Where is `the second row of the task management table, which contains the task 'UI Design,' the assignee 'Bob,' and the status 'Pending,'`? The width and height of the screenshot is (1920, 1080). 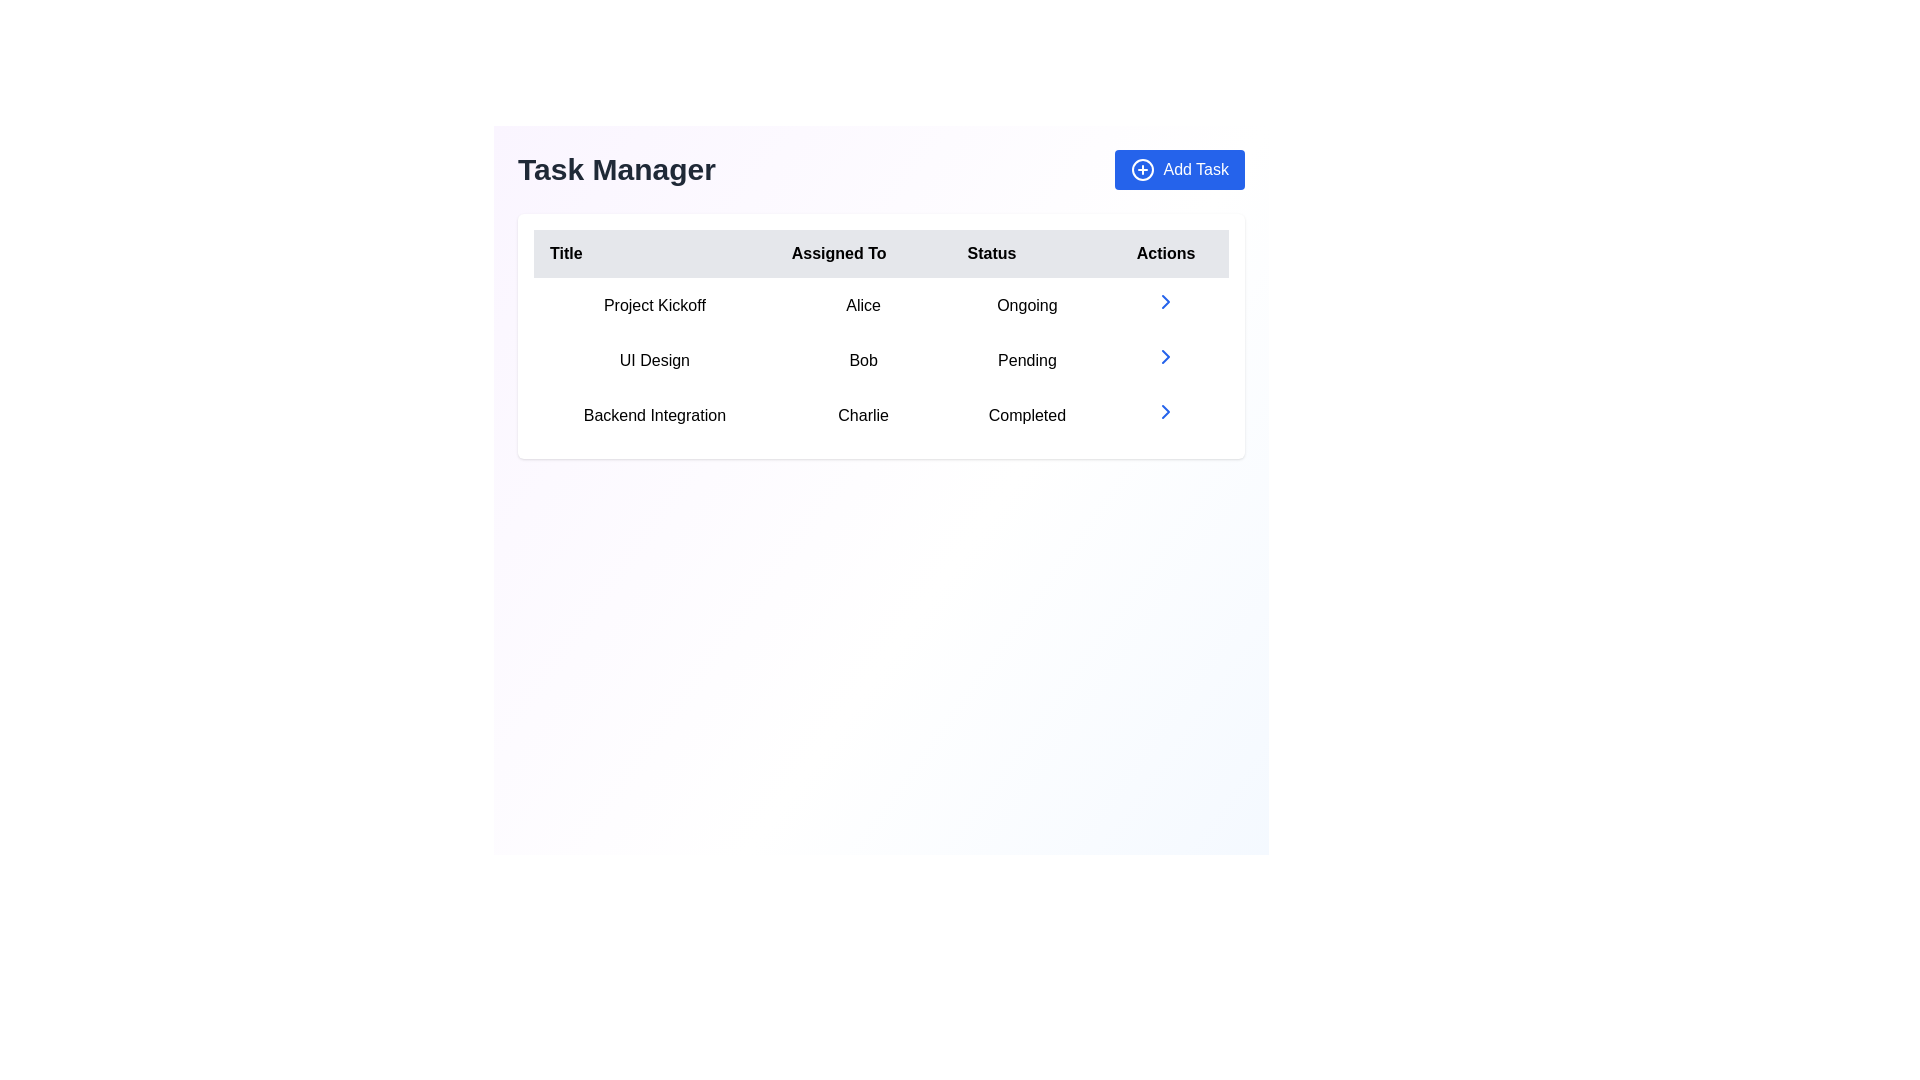 the second row of the task management table, which contains the task 'UI Design,' the assignee 'Bob,' and the status 'Pending,' is located at coordinates (880, 360).